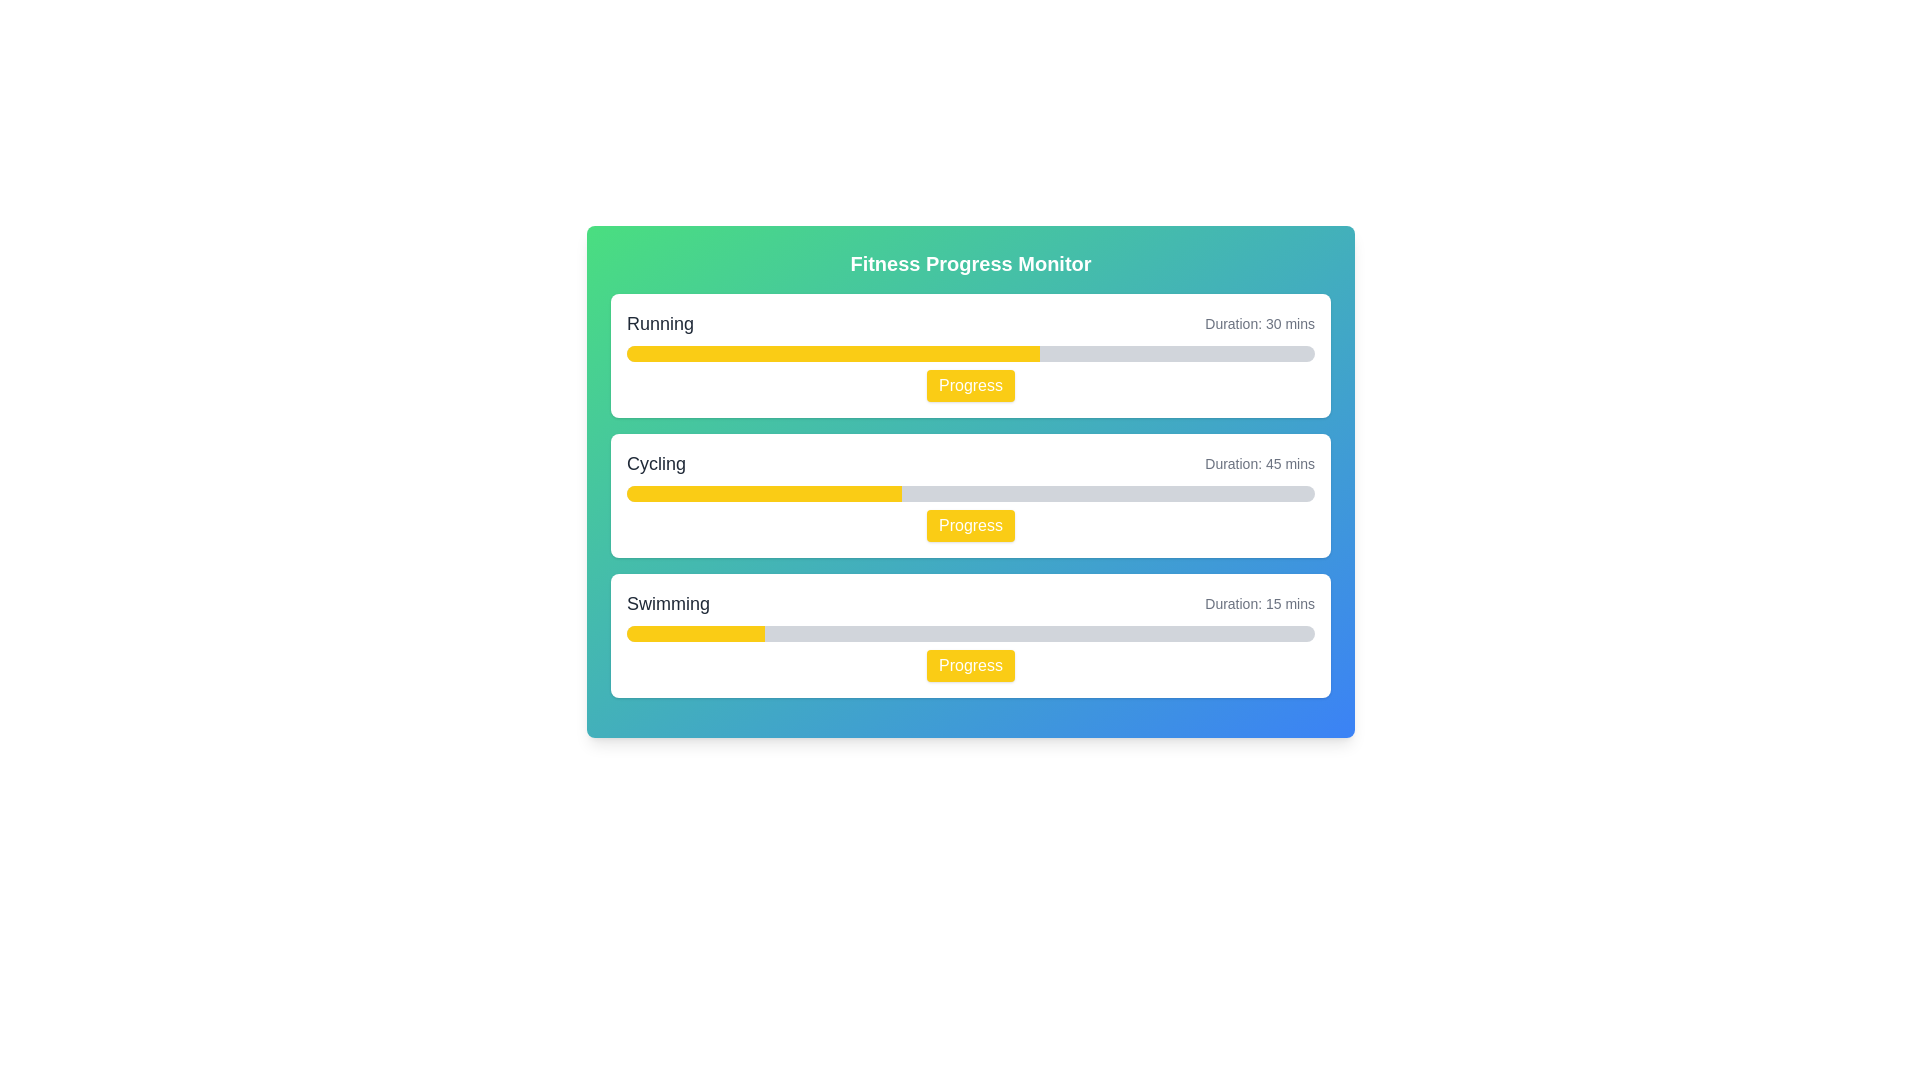  I want to click on the third progress bar located within the 'Swimming' activity section, positioned below the text 'Swimming' and 'Duration: 15 mins', and above the yellow 'Progress' button, so click(970, 633).